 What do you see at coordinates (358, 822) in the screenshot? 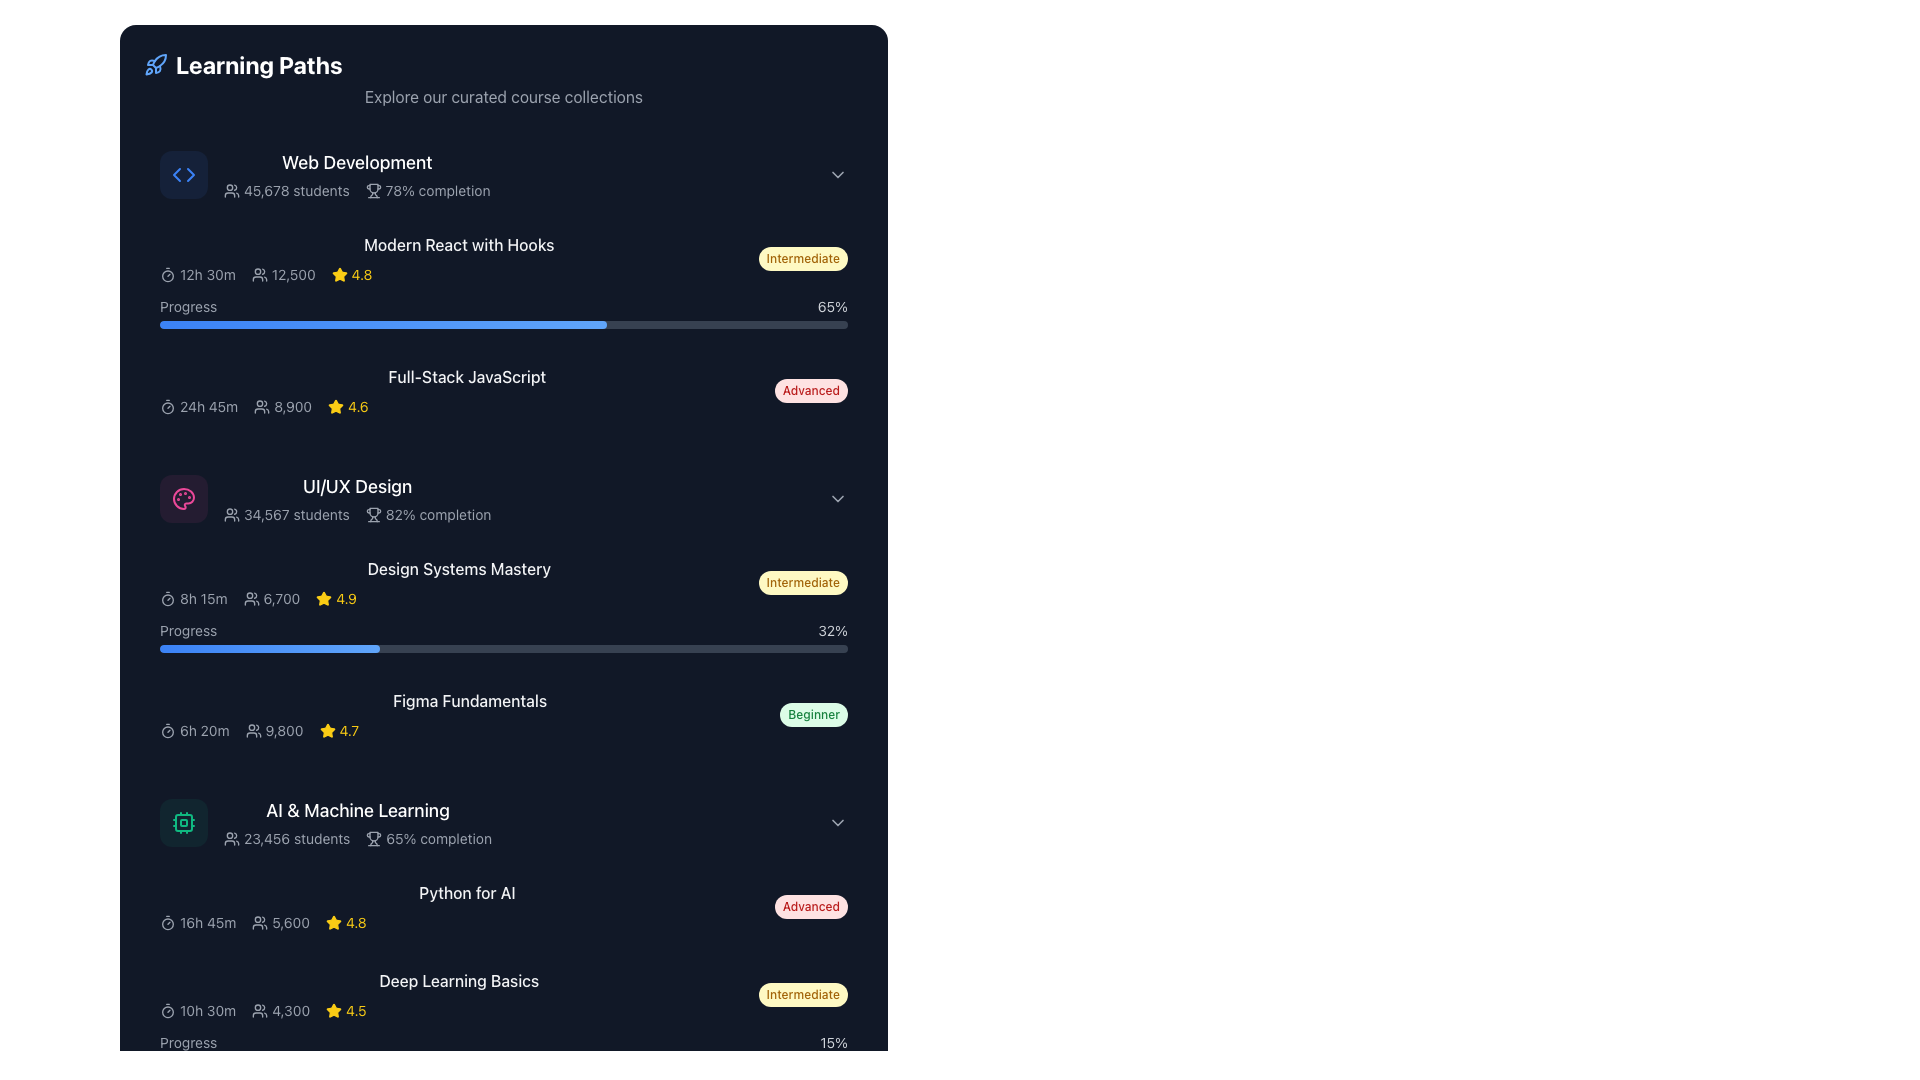
I see `the Text Block with Icon Decorations titled 'AI & Machine Learning', located centrally below the 'Figma Fundamentals' entry in the list of learning paths` at bounding box center [358, 822].